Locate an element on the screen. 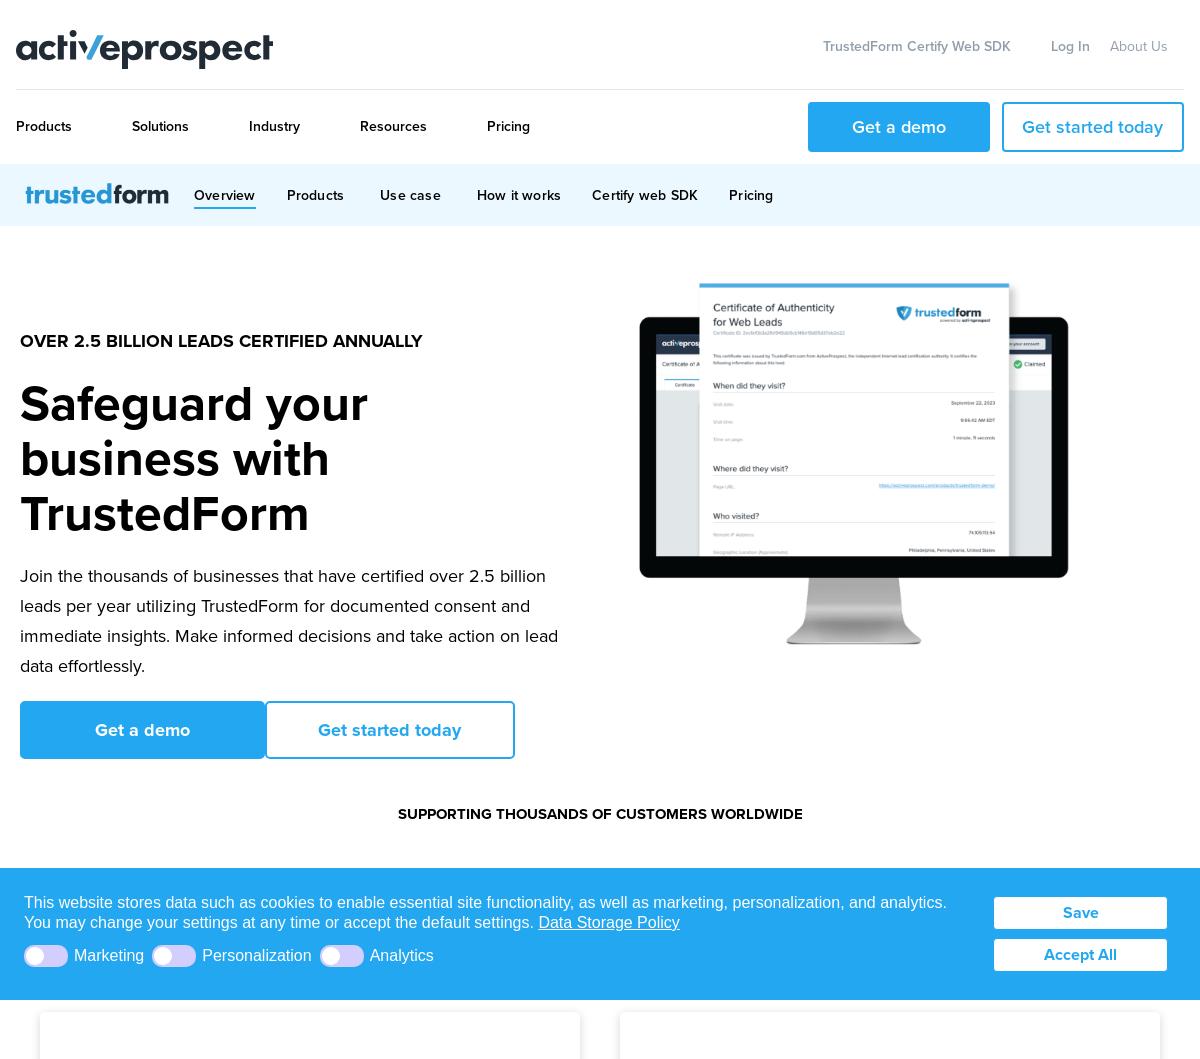 The width and height of the screenshot is (1200, 1059). 'Join the thousands of businesses that have certified over 2.5 billion leads per year utilizing TrustedForm for documented consent and immediate insights. Make informed decisions and take action on lead data effortlessly.' is located at coordinates (287, 619).